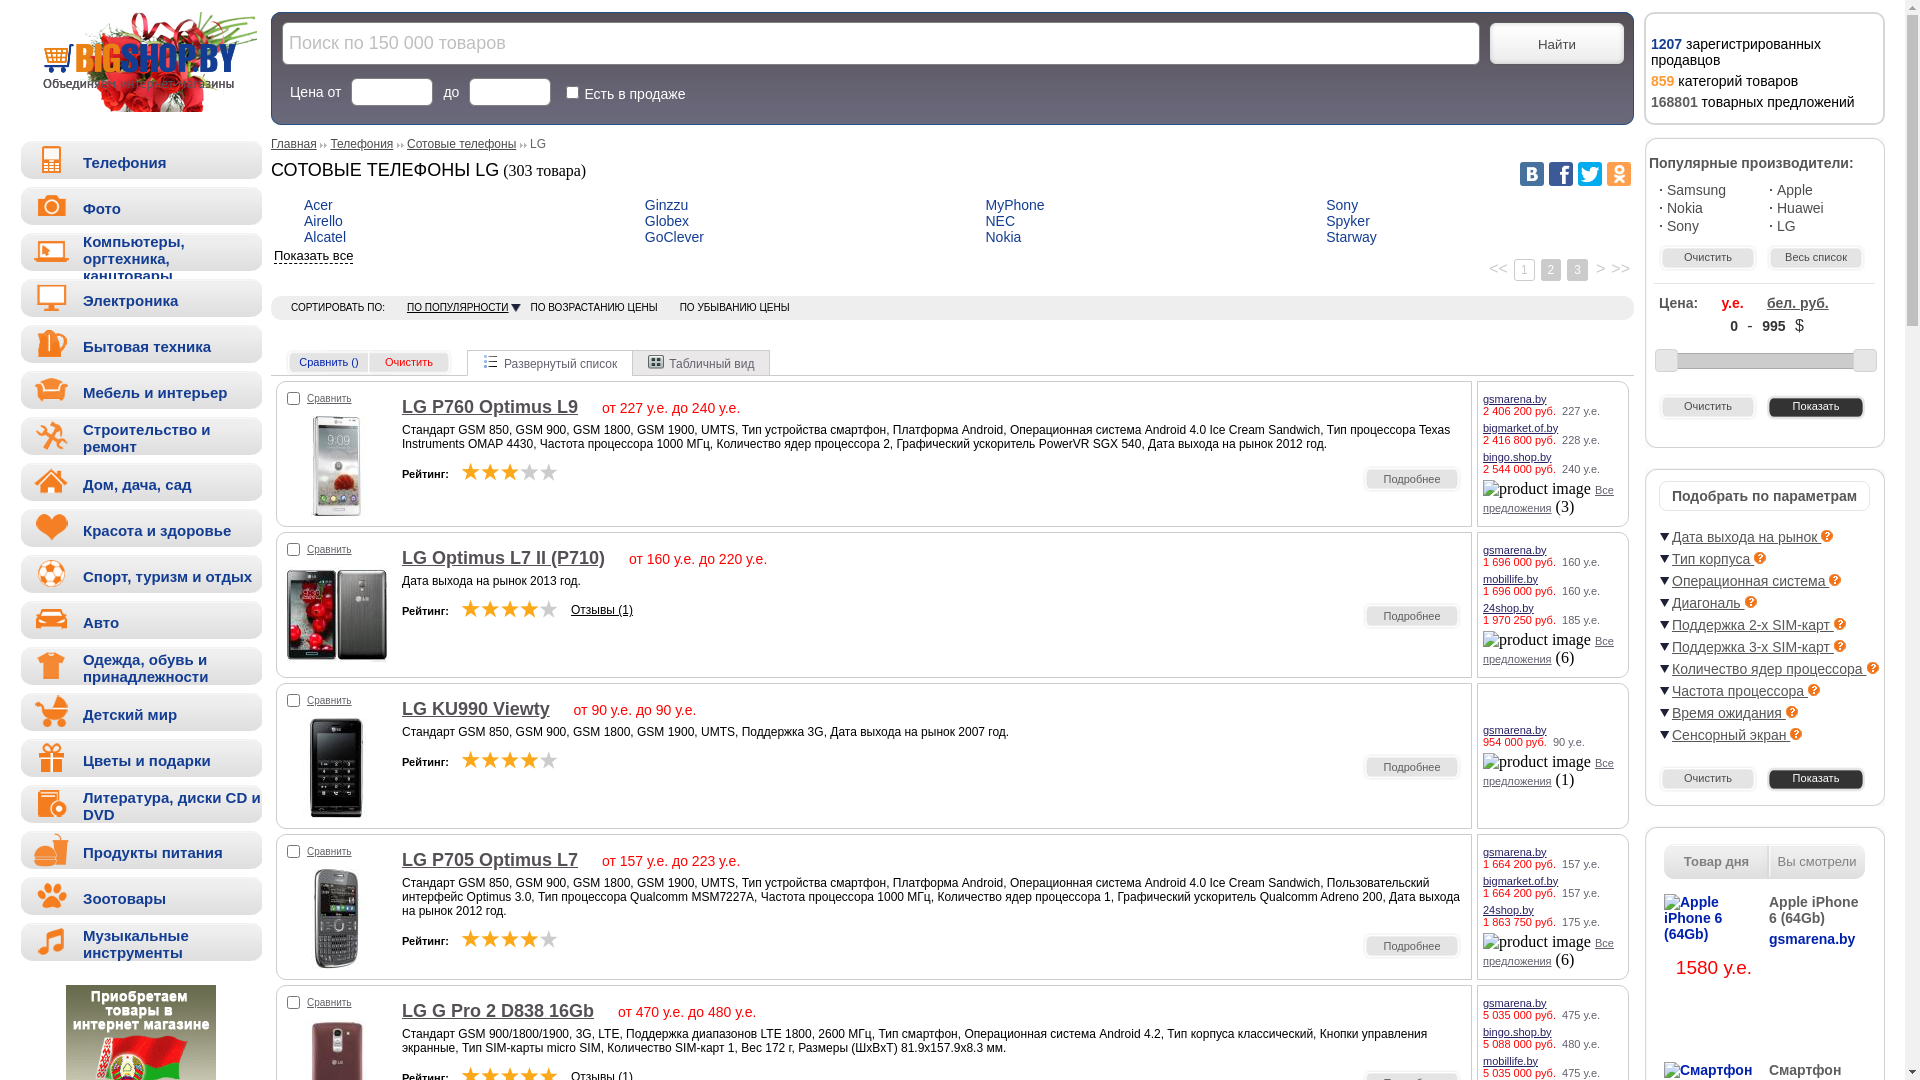  What do you see at coordinates (1510, 1059) in the screenshot?
I see `'mobillife.by'` at bounding box center [1510, 1059].